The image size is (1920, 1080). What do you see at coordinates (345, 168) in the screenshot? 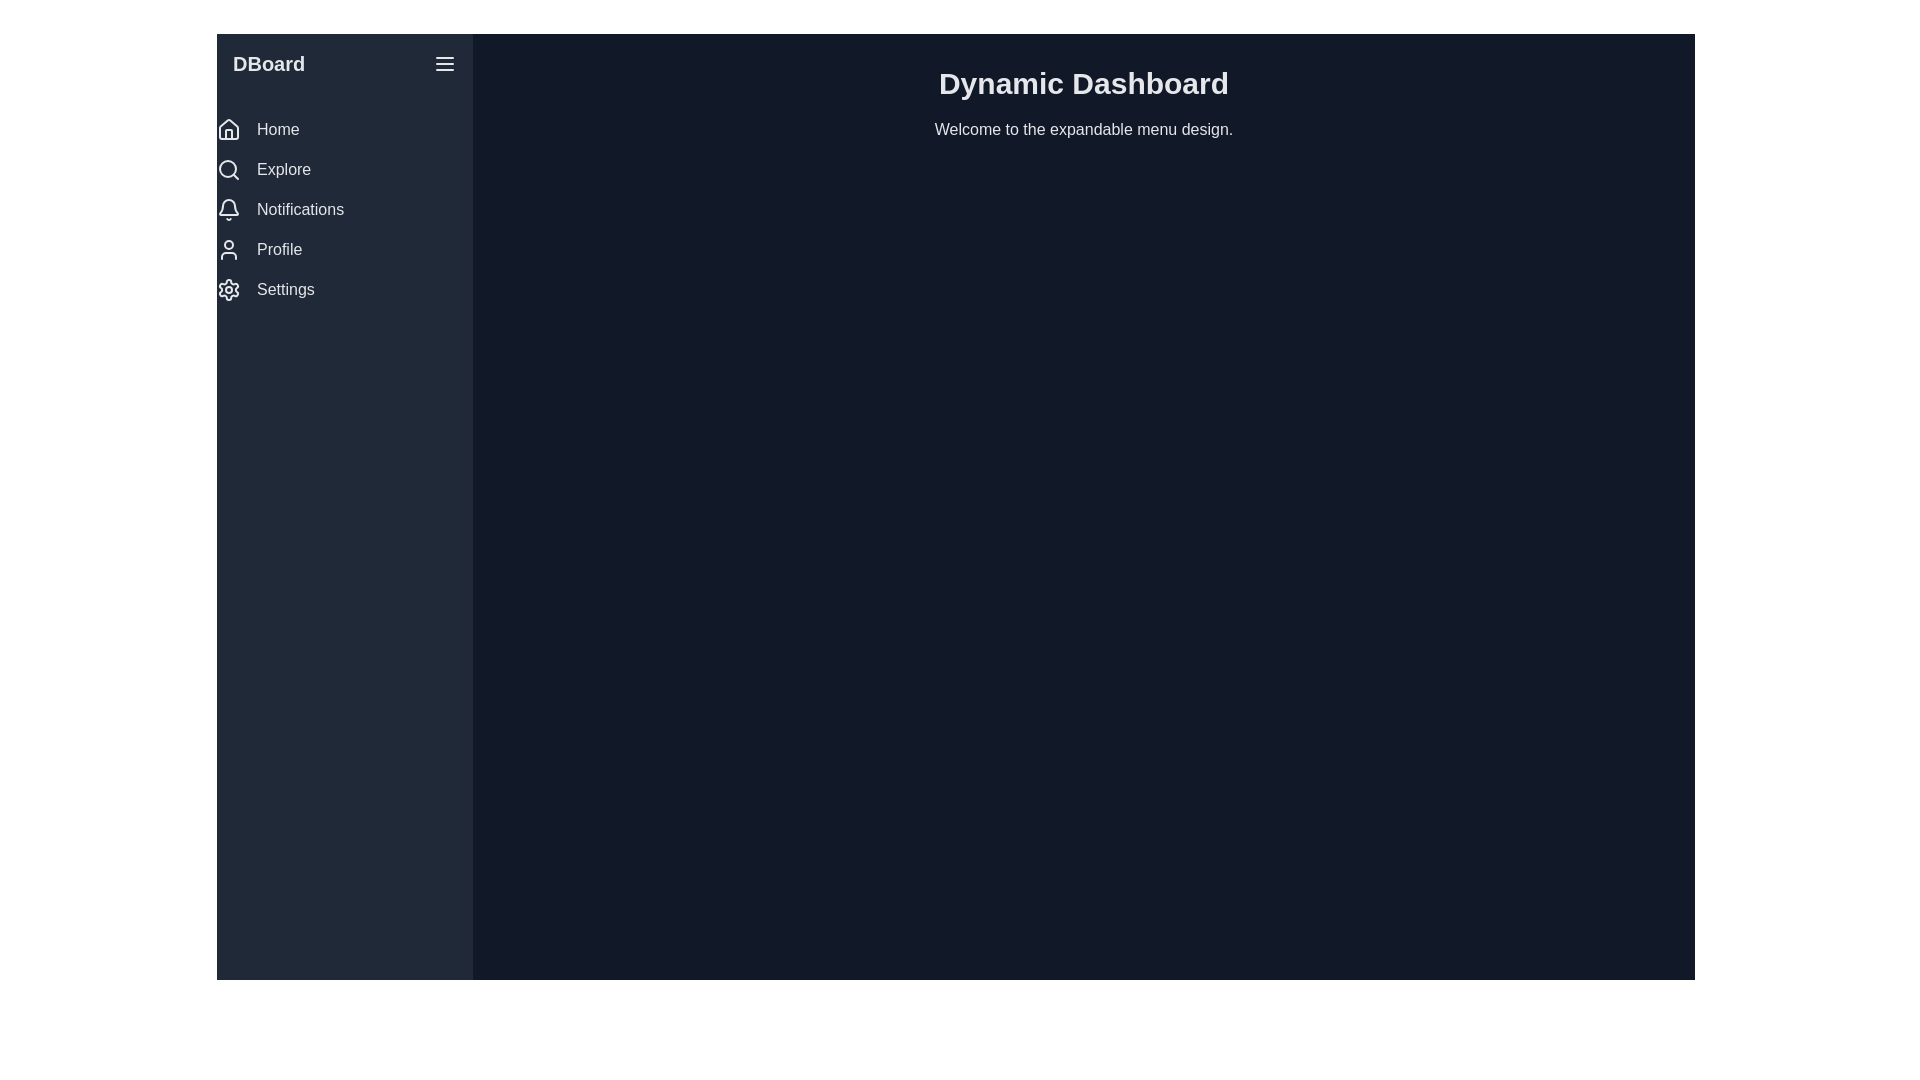
I see `the 'Explore' button, which is the second item in the vertical menu list` at bounding box center [345, 168].